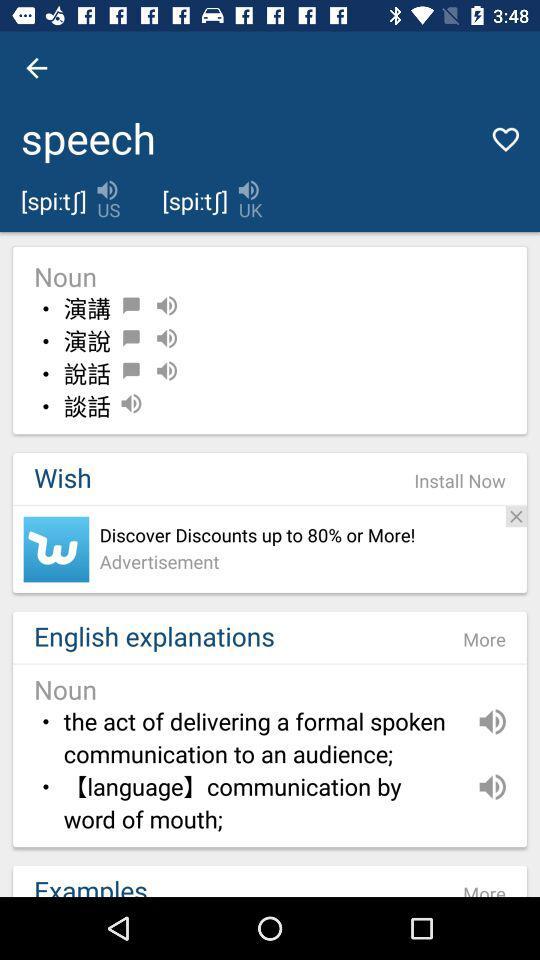 The width and height of the screenshot is (540, 960). Describe the element at coordinates (261, 804) in the screenshot. I see `the item below the the act of` at that location.